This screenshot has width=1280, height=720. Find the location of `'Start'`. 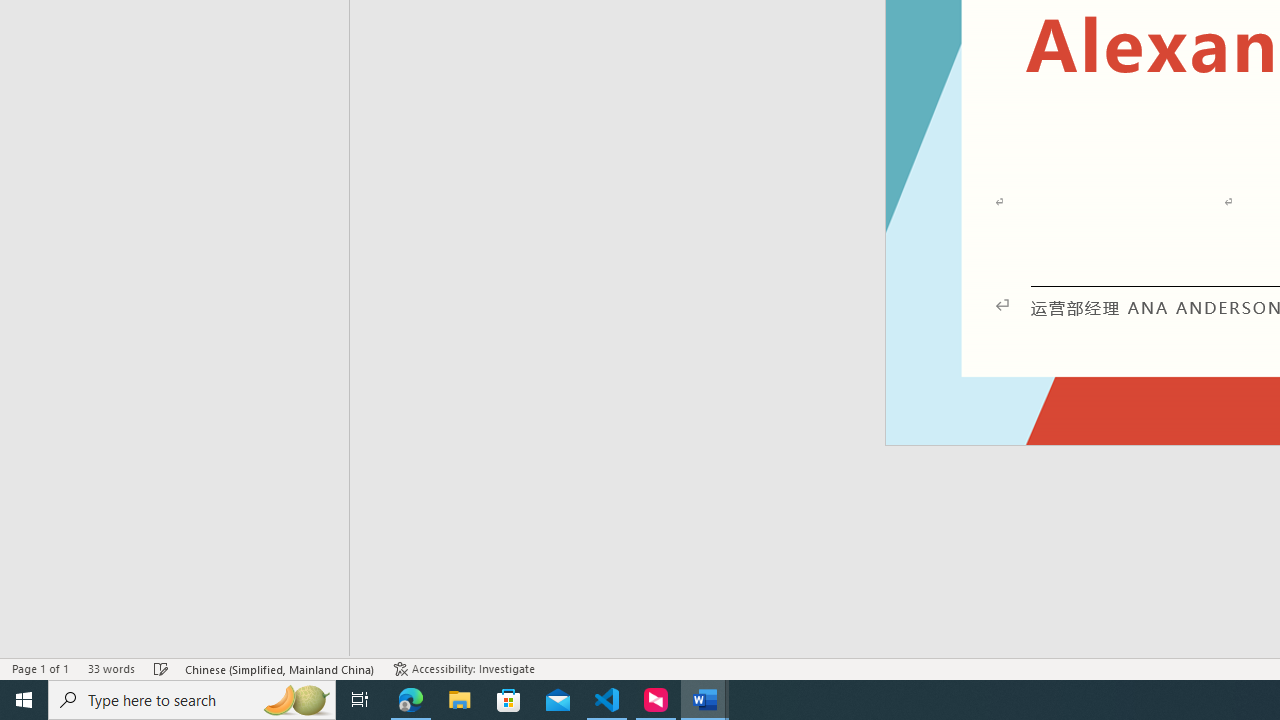

'Start' is located at coordinates (24, 698).